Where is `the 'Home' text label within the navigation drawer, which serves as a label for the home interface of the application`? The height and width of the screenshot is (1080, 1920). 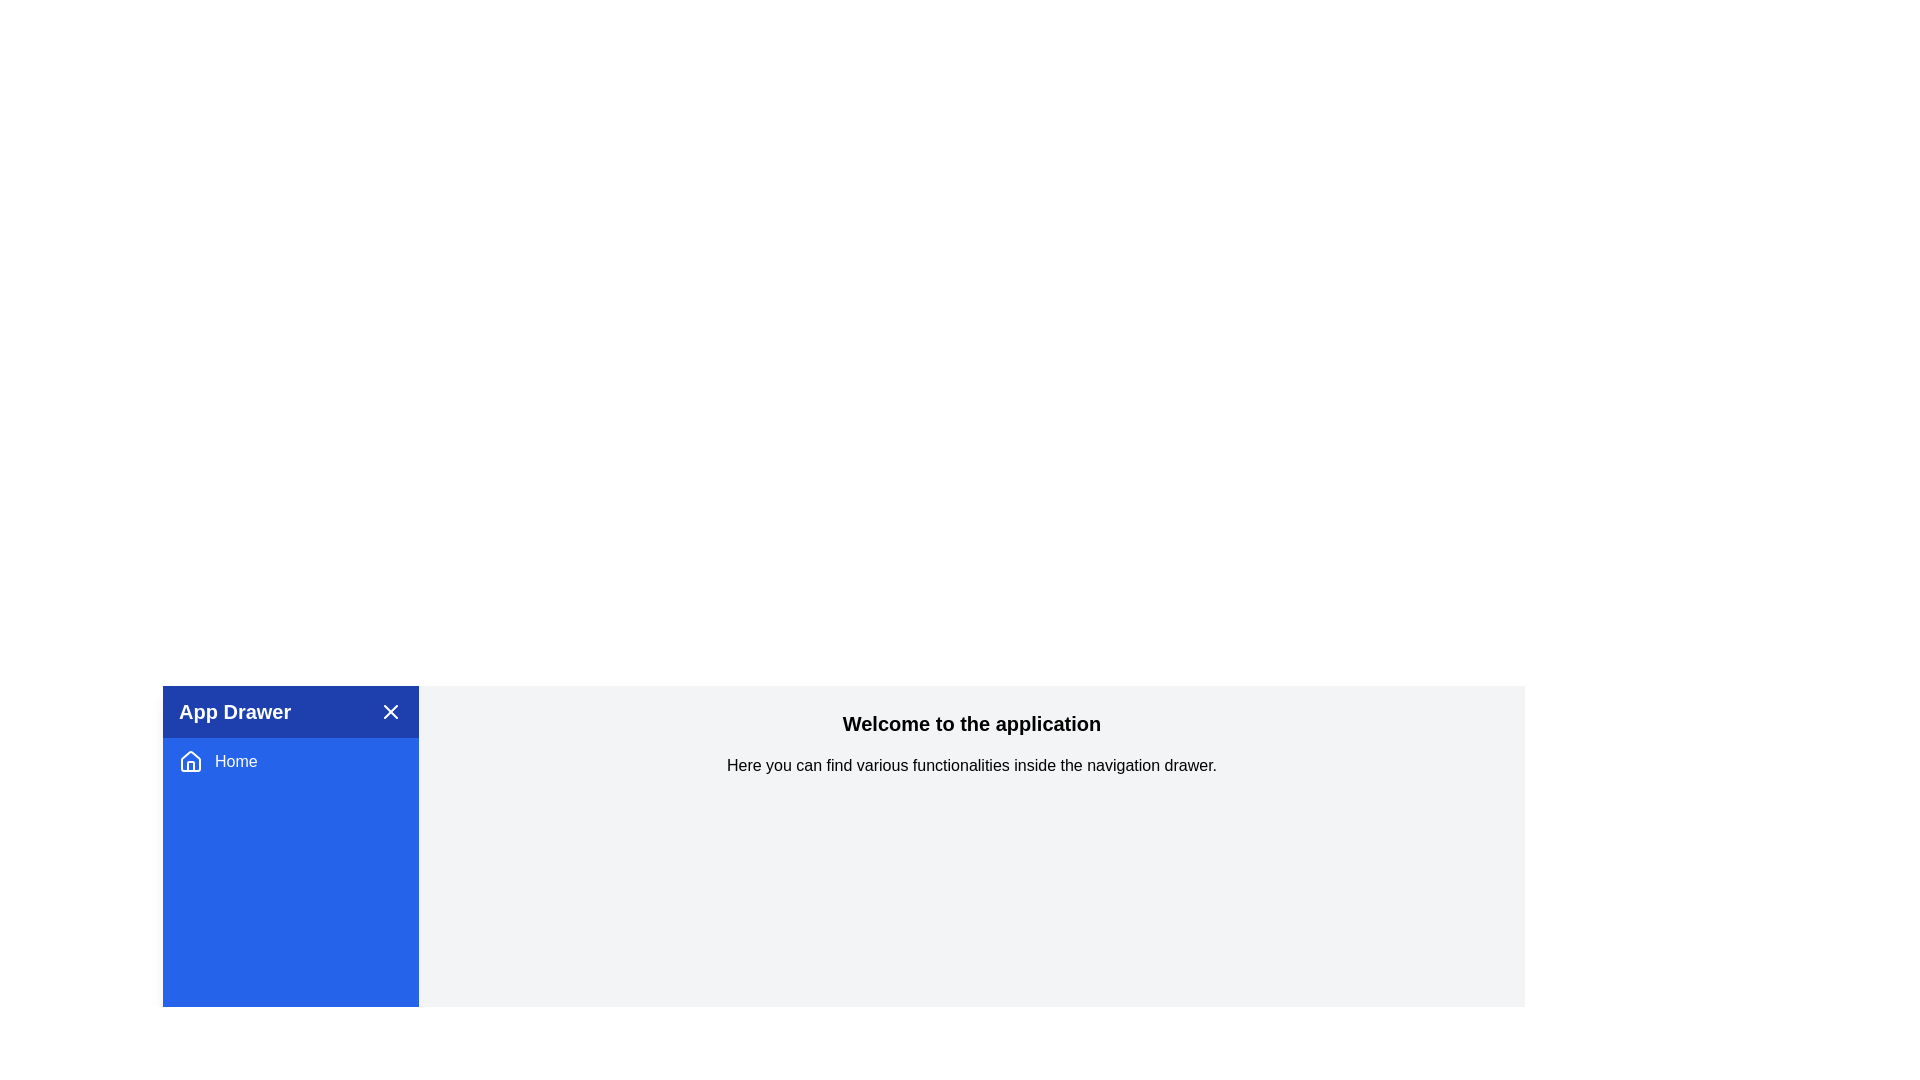
the 'Home' text label within the navigation drawer, which serves as a label for the home interface of the application is located at coordinates (236, 762).